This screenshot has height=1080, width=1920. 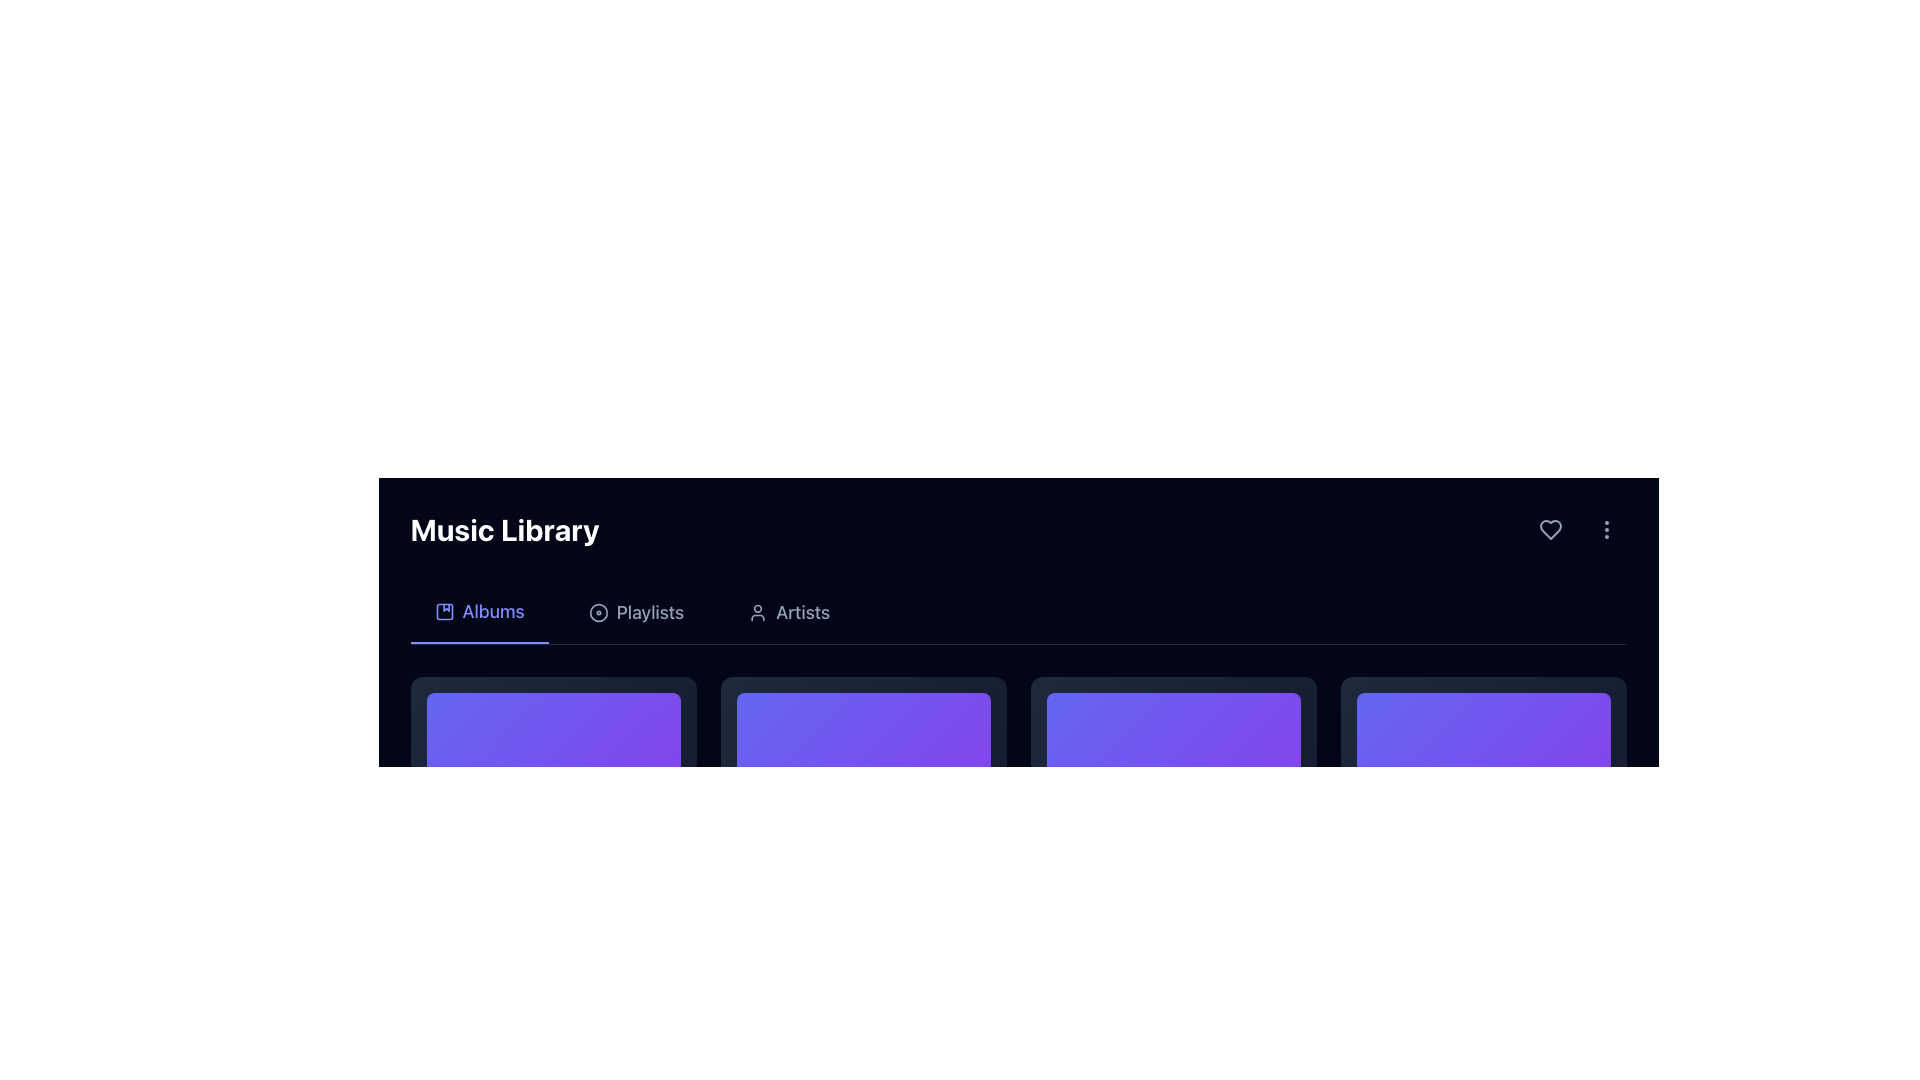 What do you see at coordinates (597, 612) in the screenshot?
I see `the circular icon located in the 'Playlists' section of the navigation bar, positioned to the left of the 'Playlists' label` at bounding box center [597, 612].